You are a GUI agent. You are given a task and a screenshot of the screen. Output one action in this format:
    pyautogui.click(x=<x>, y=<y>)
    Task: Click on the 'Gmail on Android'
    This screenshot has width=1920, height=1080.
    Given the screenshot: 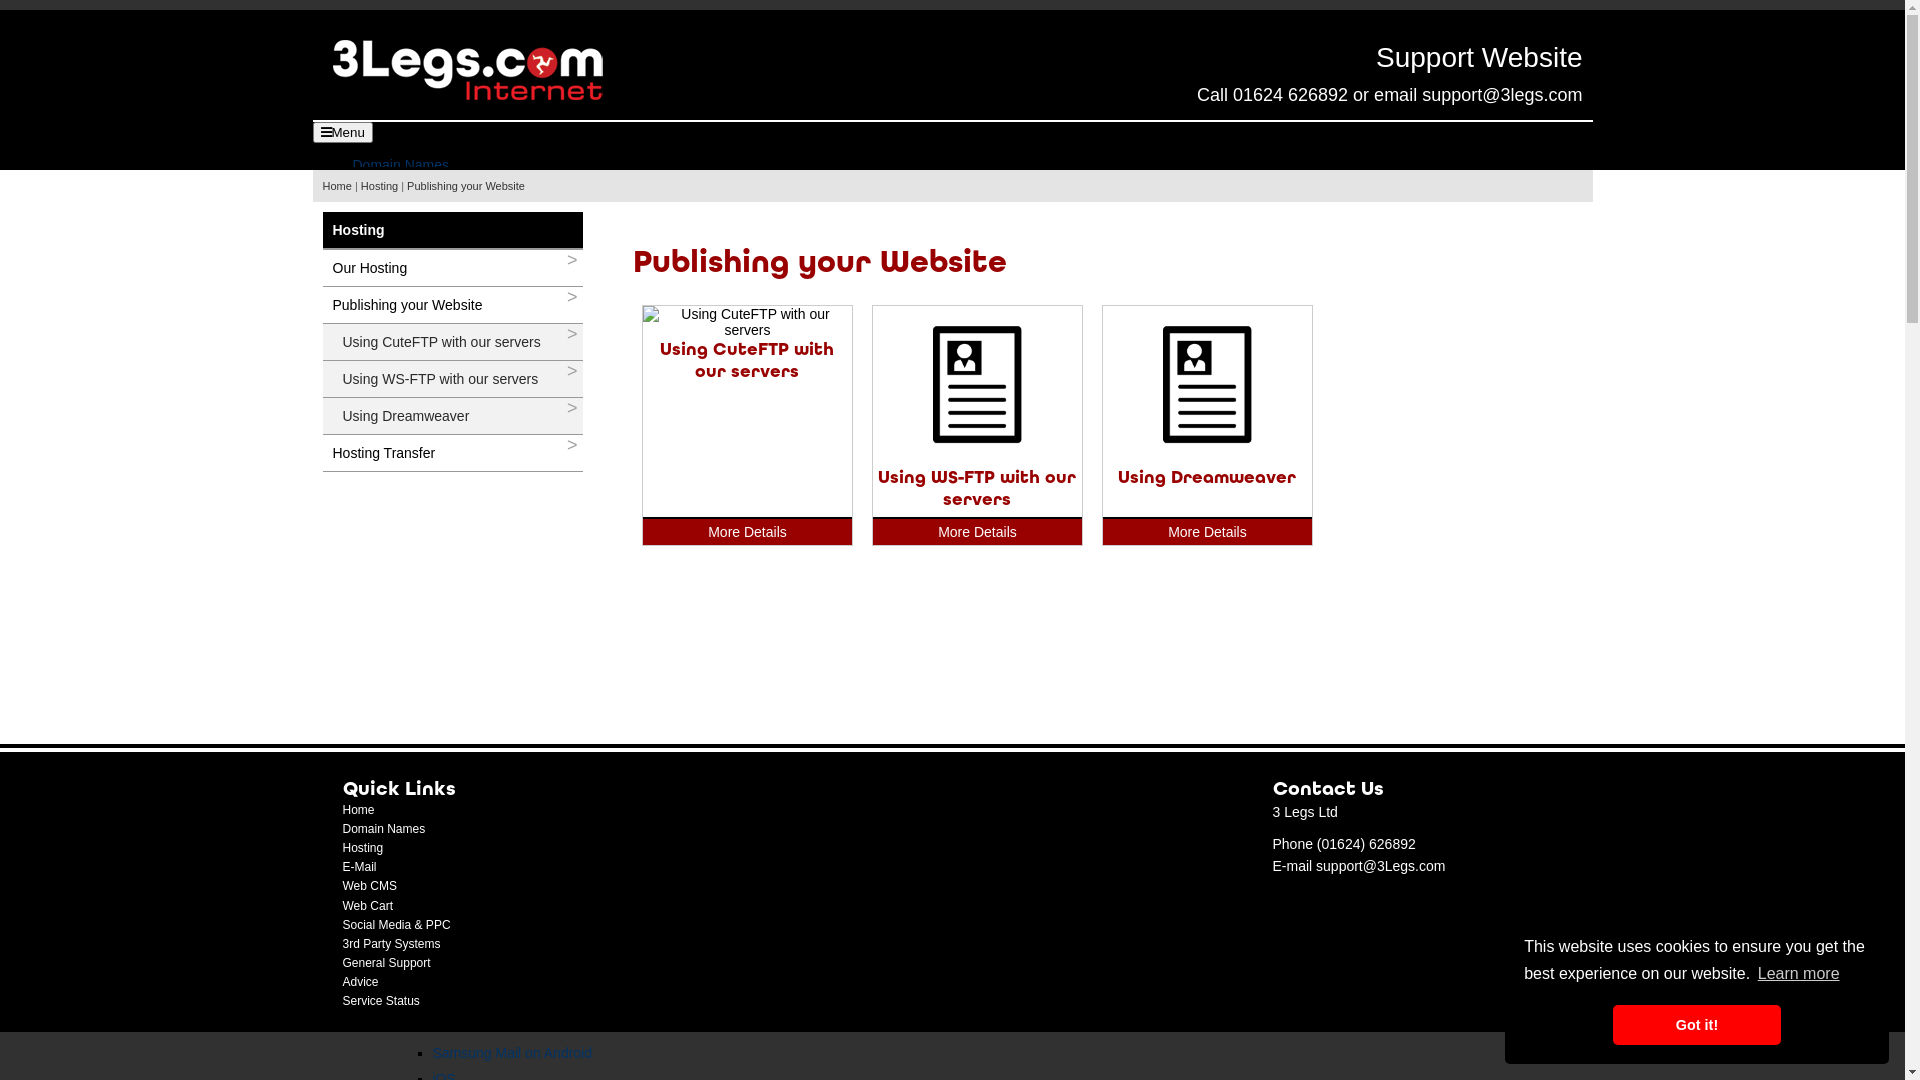 What is the action you would take?
    pyautogui.click(x=485, y=1026)
    